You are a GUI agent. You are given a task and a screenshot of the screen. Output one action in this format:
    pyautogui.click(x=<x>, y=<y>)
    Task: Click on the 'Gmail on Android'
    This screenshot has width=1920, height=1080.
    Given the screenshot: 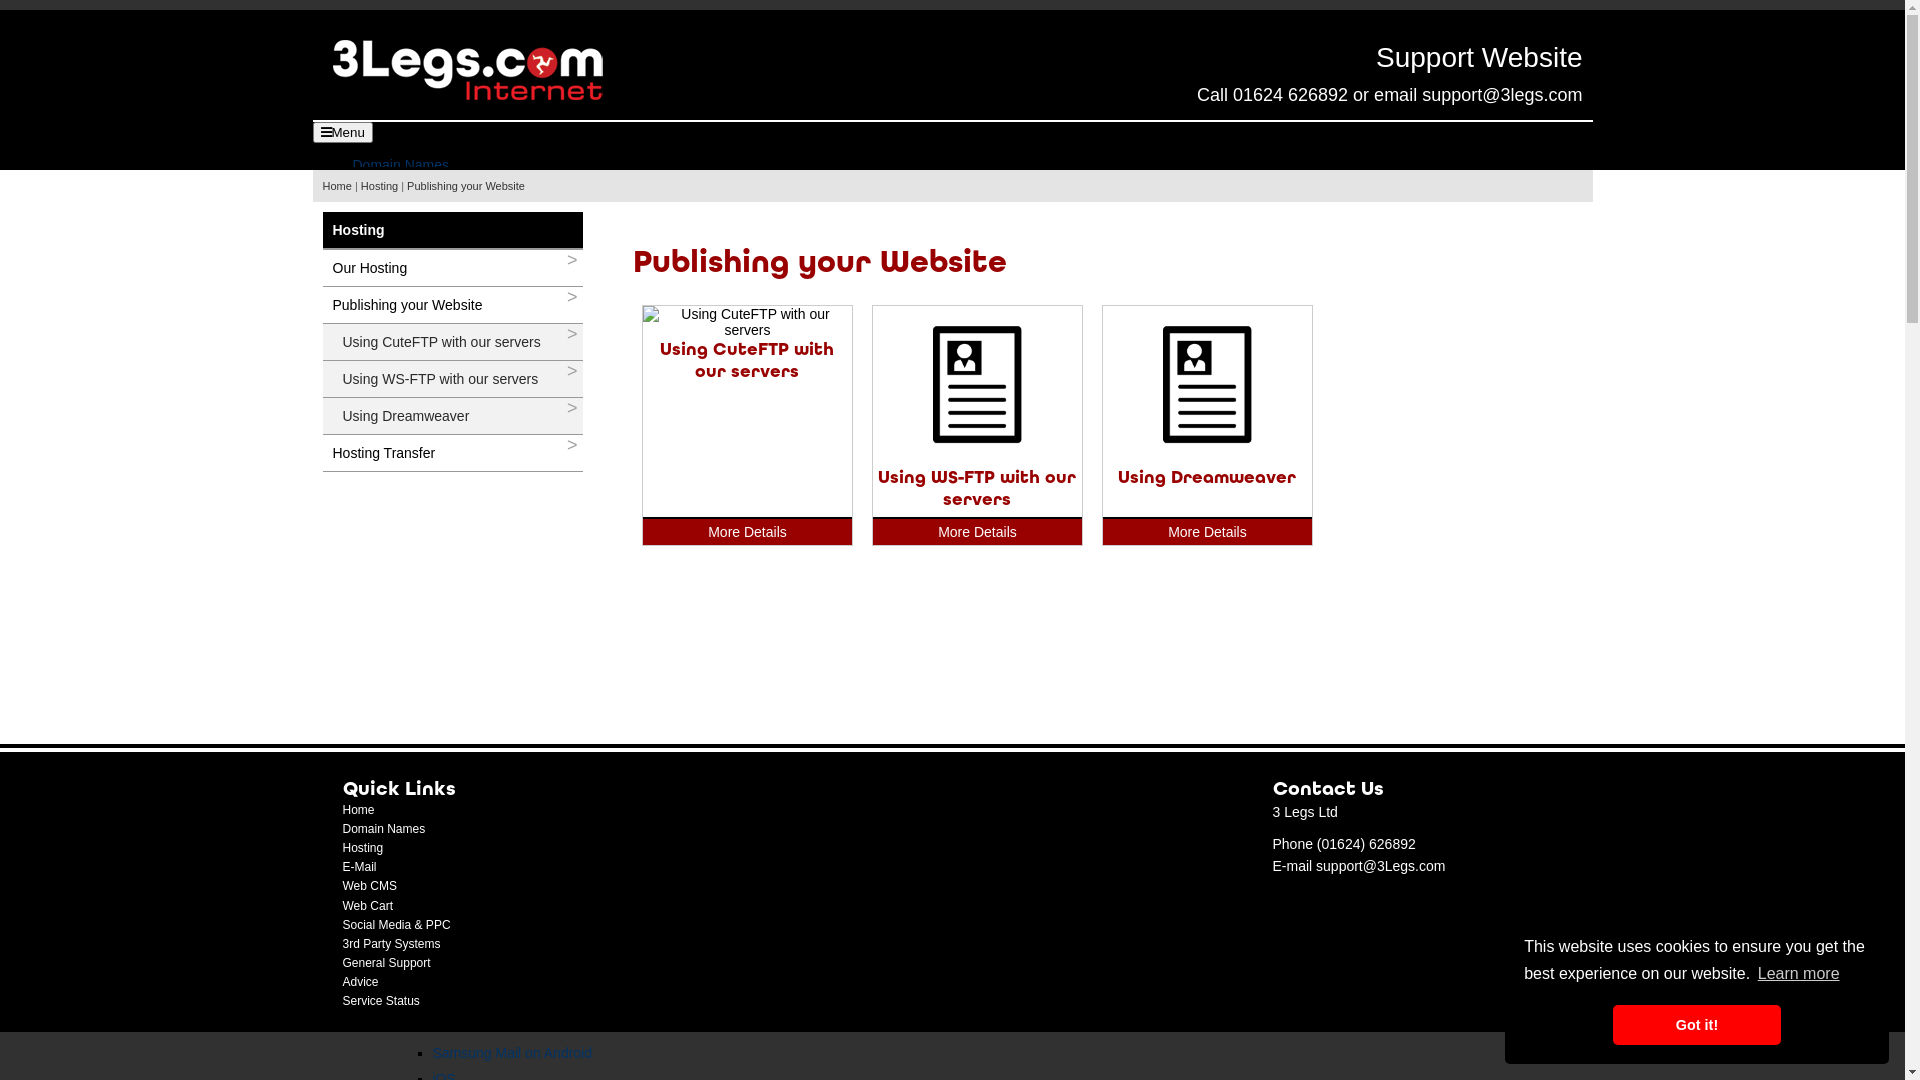 What is the action you would take?
    pyautogui.click(x=485, y=1026)
    